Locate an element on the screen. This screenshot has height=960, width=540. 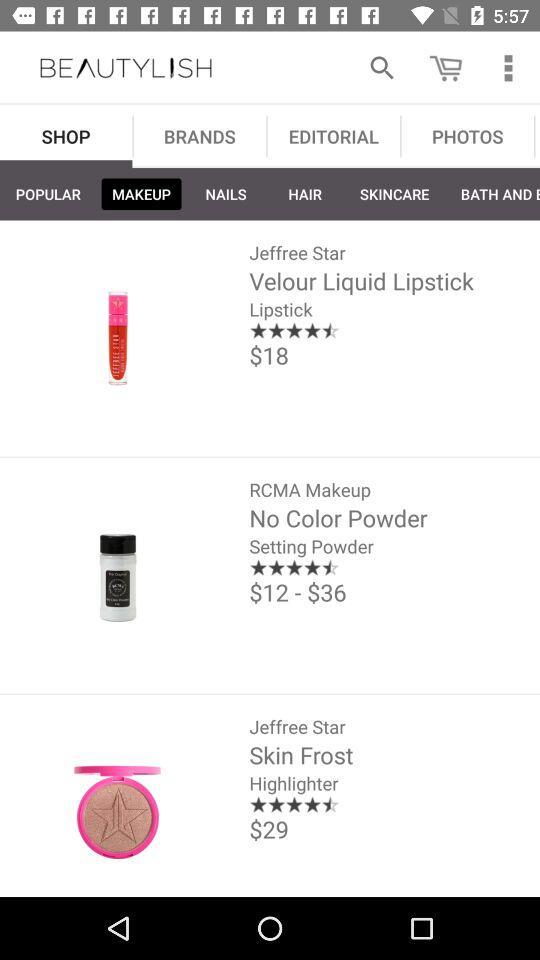
search is located at coordinates (382, 68).